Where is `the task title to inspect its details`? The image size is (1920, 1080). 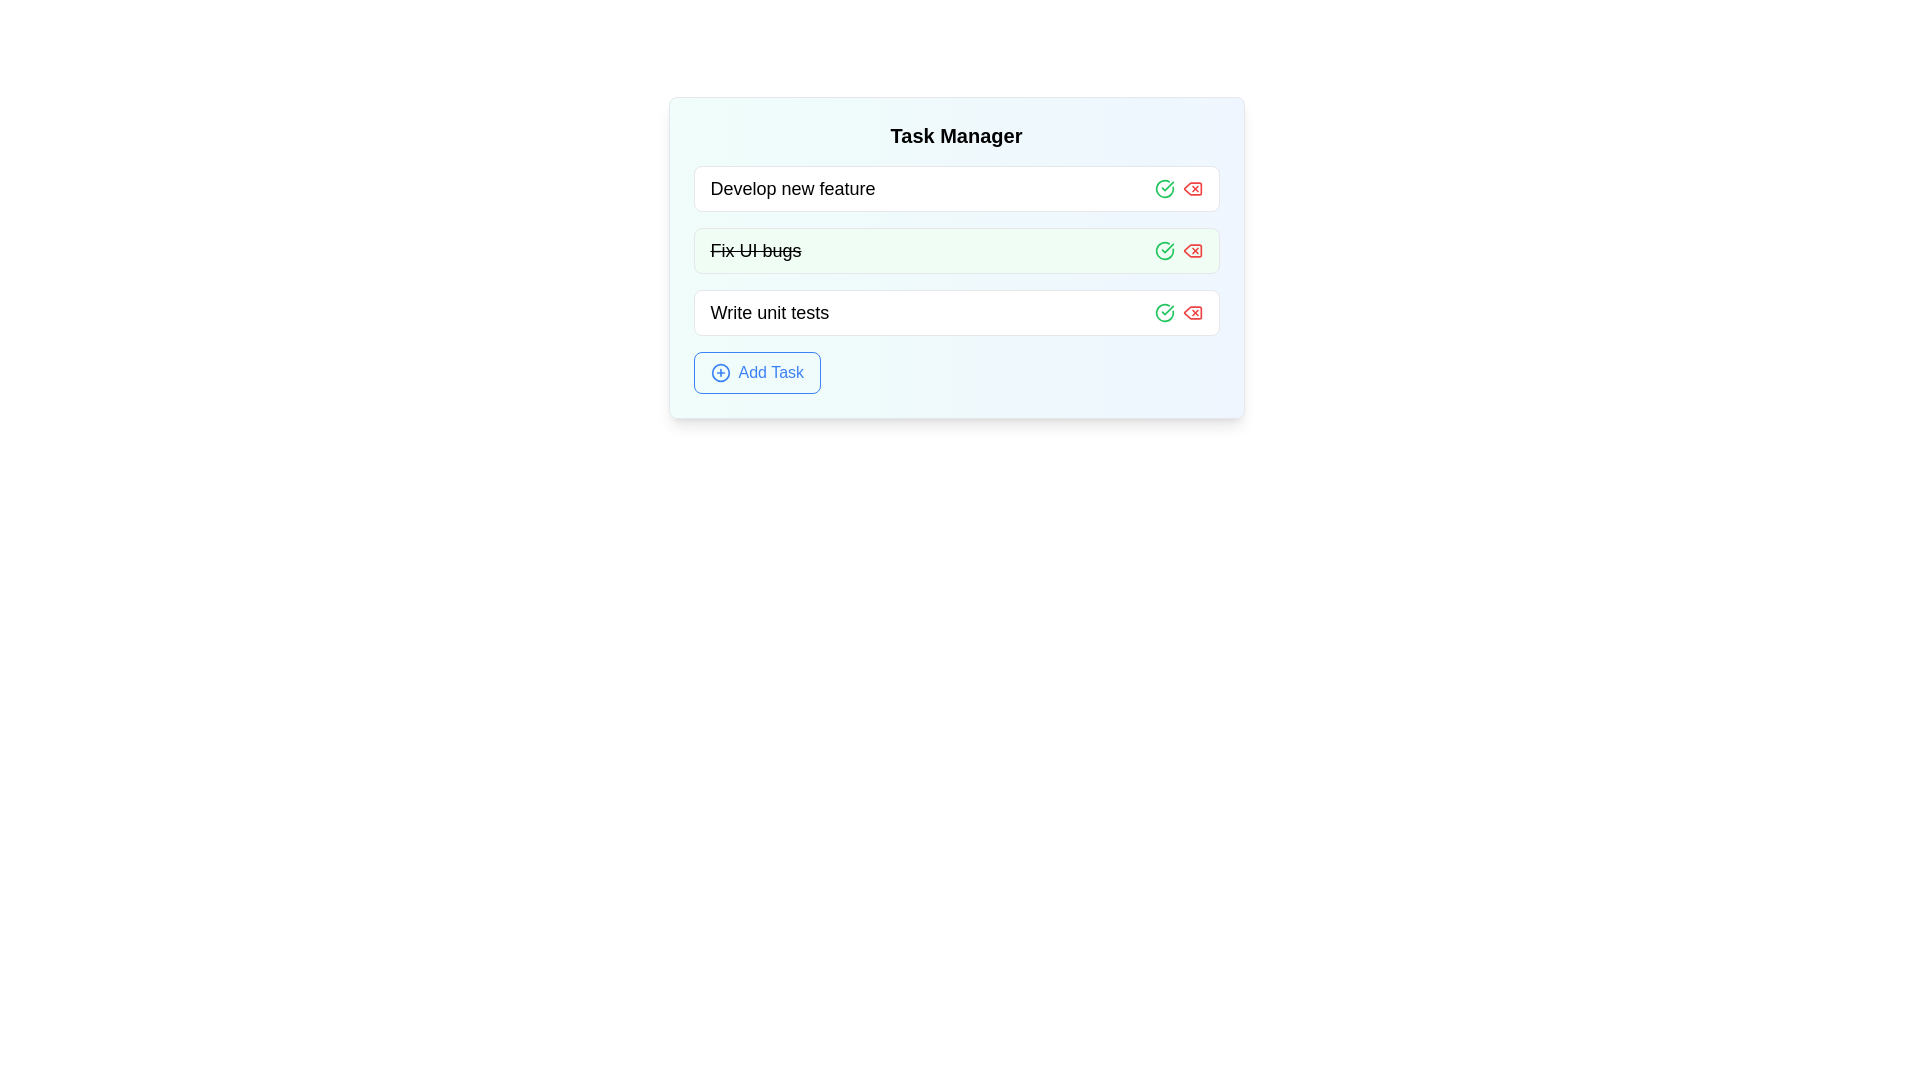 the task title to inspect its details is located at coordinates (791, 189).